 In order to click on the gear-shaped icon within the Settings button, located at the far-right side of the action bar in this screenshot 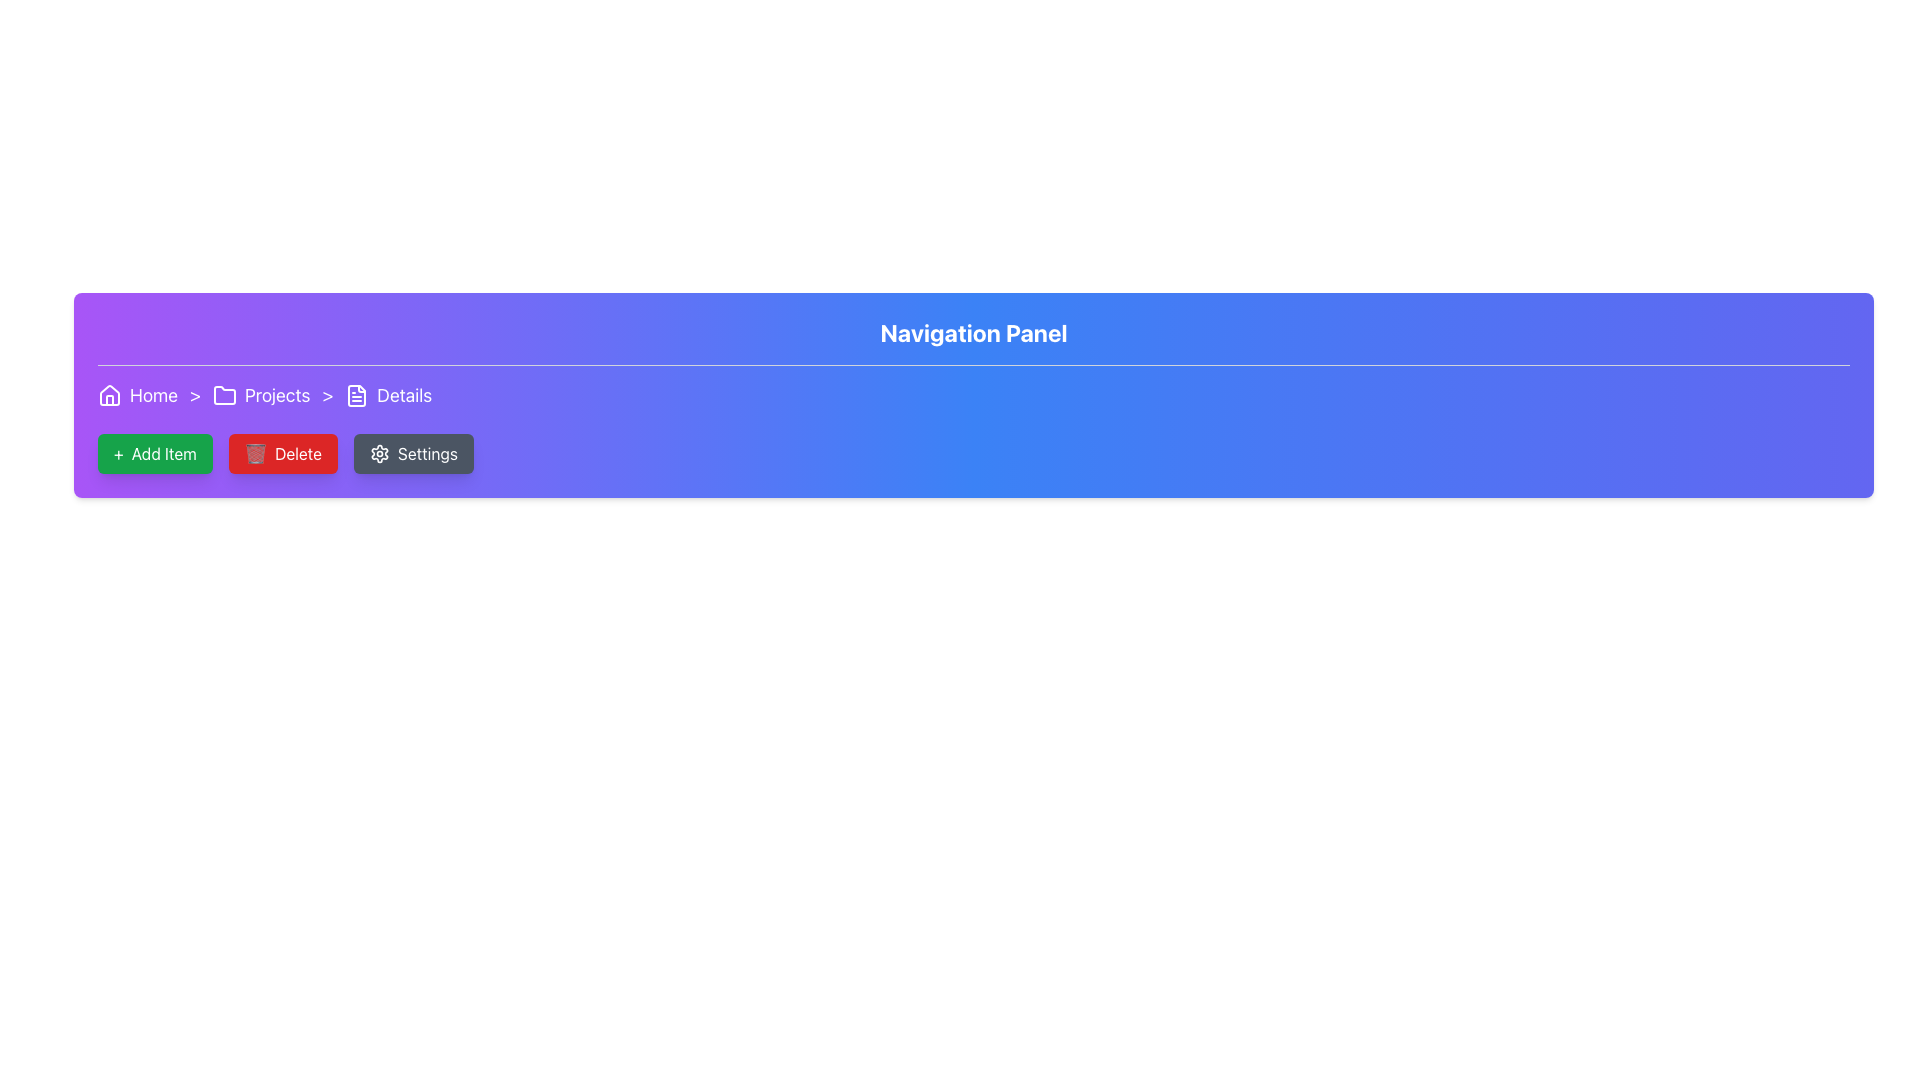, I will do `click(379, 454)`.